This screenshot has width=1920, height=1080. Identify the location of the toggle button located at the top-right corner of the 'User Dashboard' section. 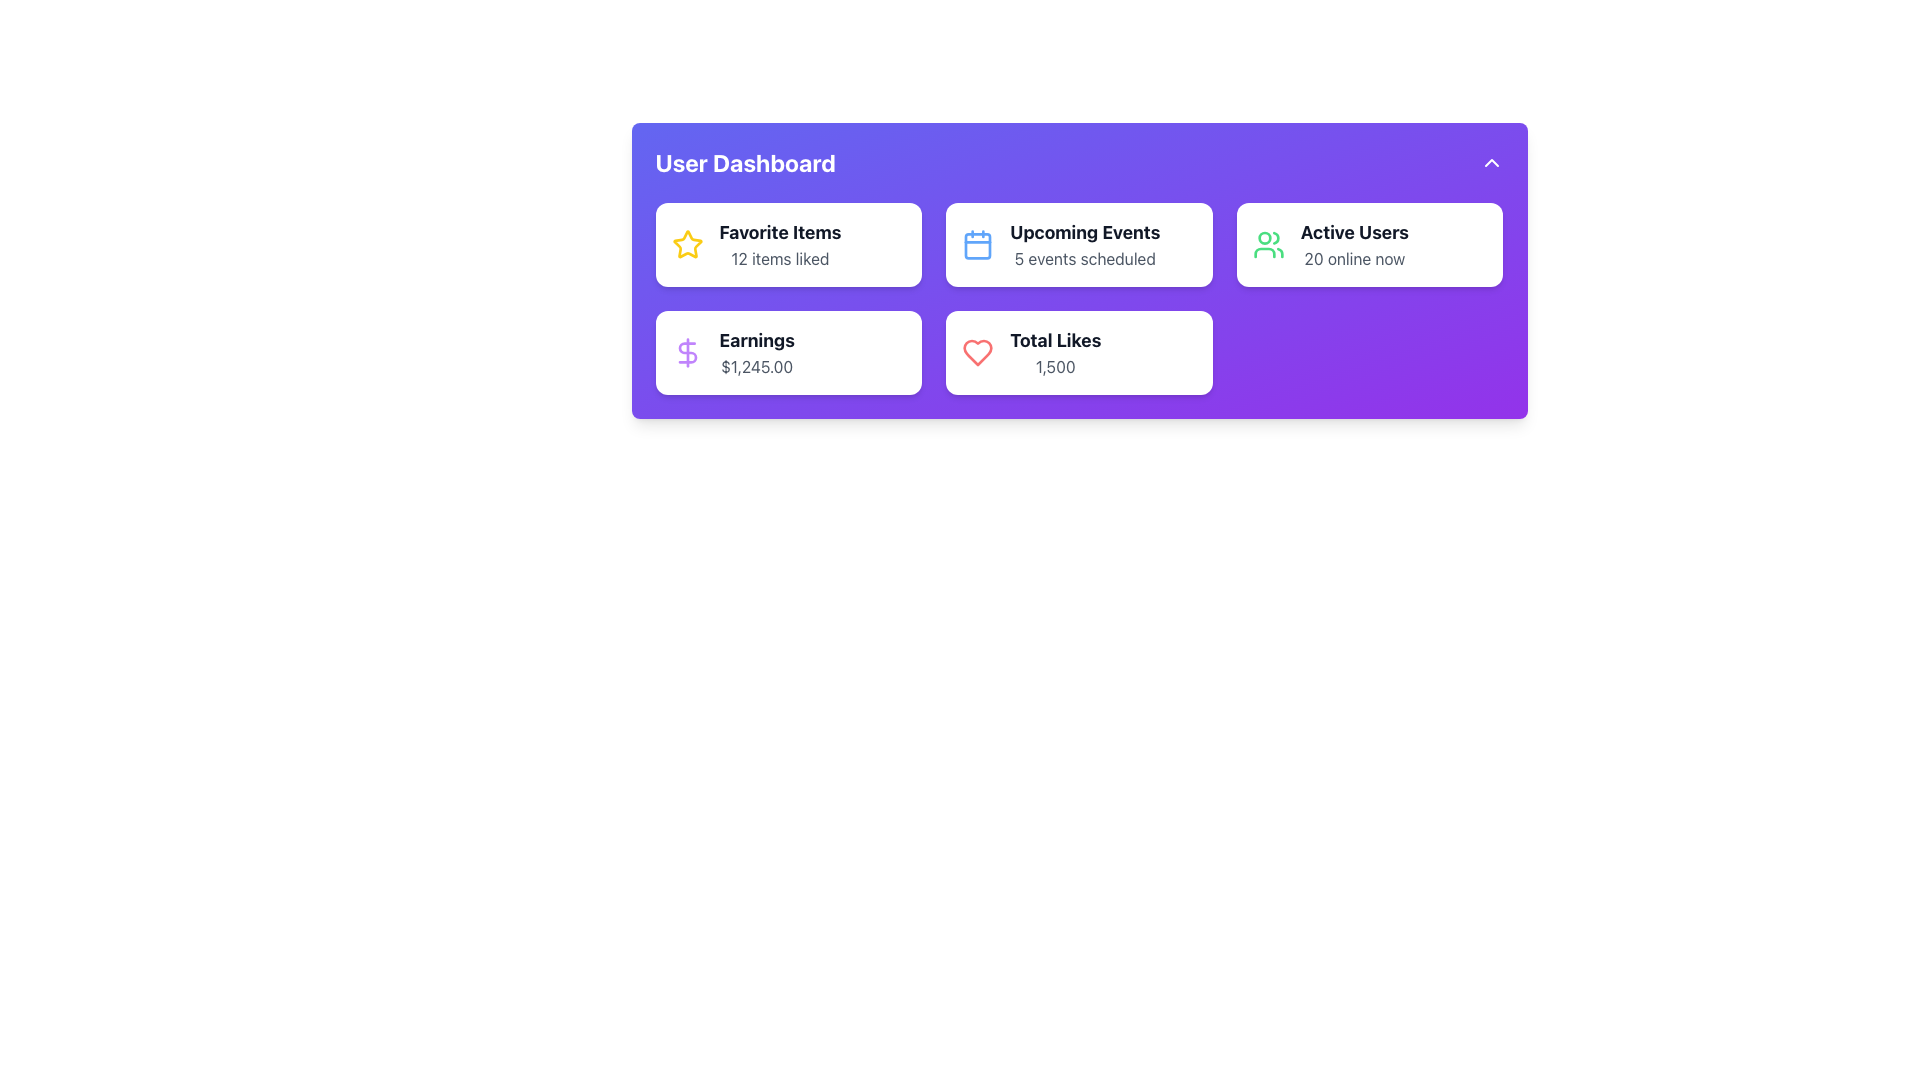
(1491, 161).